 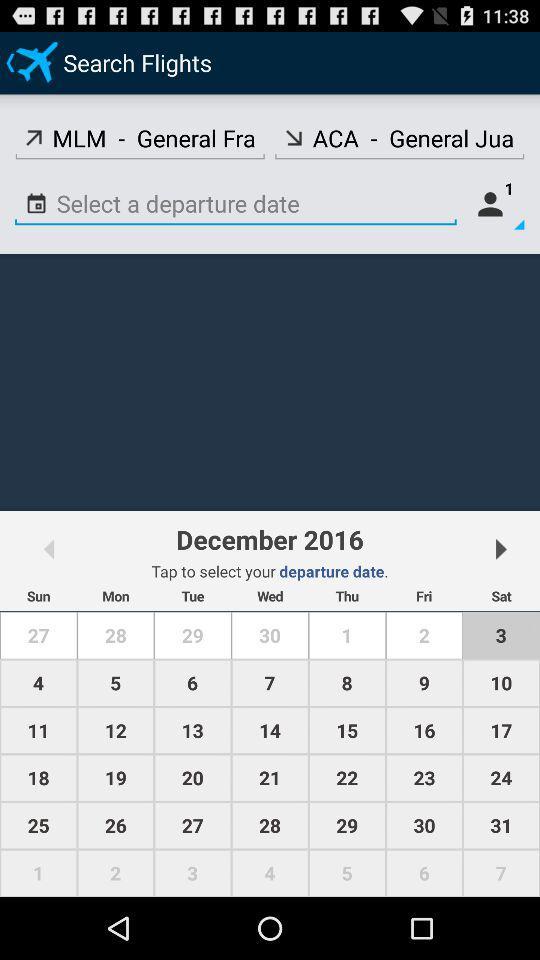 What do you see at coordinates (494, 218) in the screenshot?
I see `the avatar icon` at bounding box center [494, 218].